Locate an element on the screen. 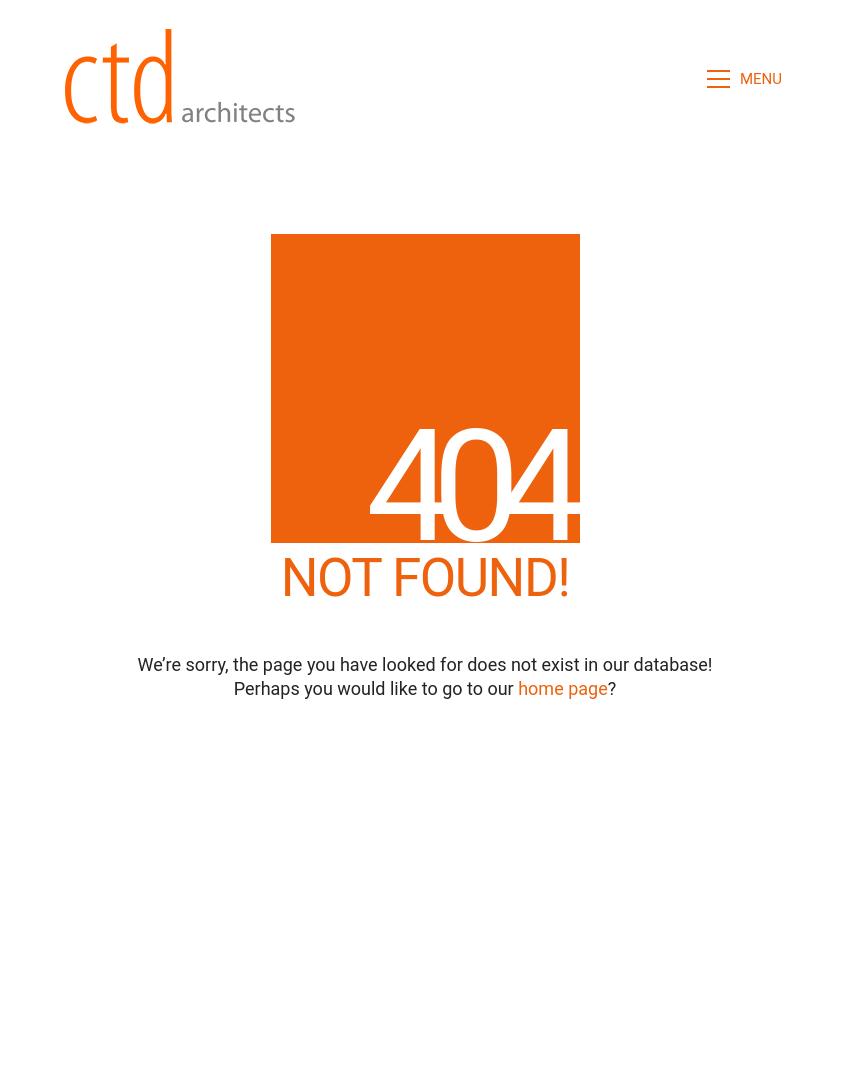 The image size is (850, 1065). 'We’re sorry, the page you have looked for does not exist in our database!' is located at coordinates (424, 664).